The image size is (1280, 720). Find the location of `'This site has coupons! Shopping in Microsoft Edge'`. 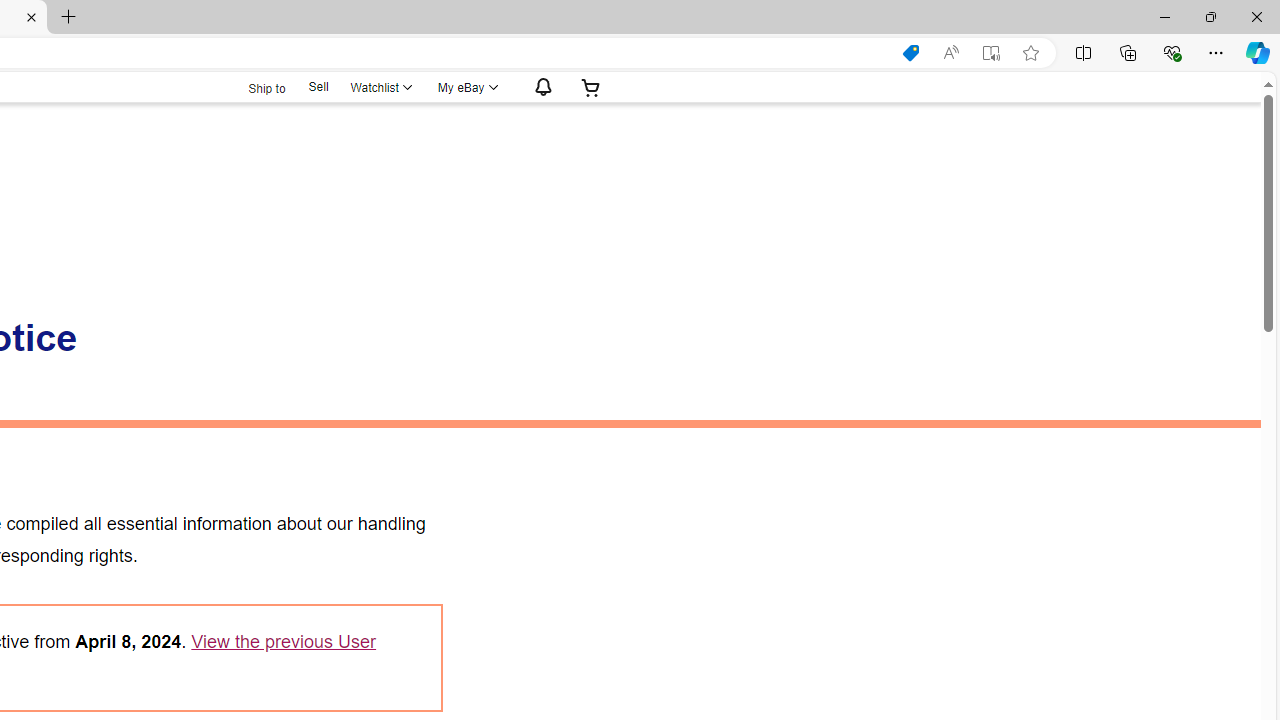

'This site has coupons! Shopping in Microsoft Edge' is located at coordinates (909, 52).